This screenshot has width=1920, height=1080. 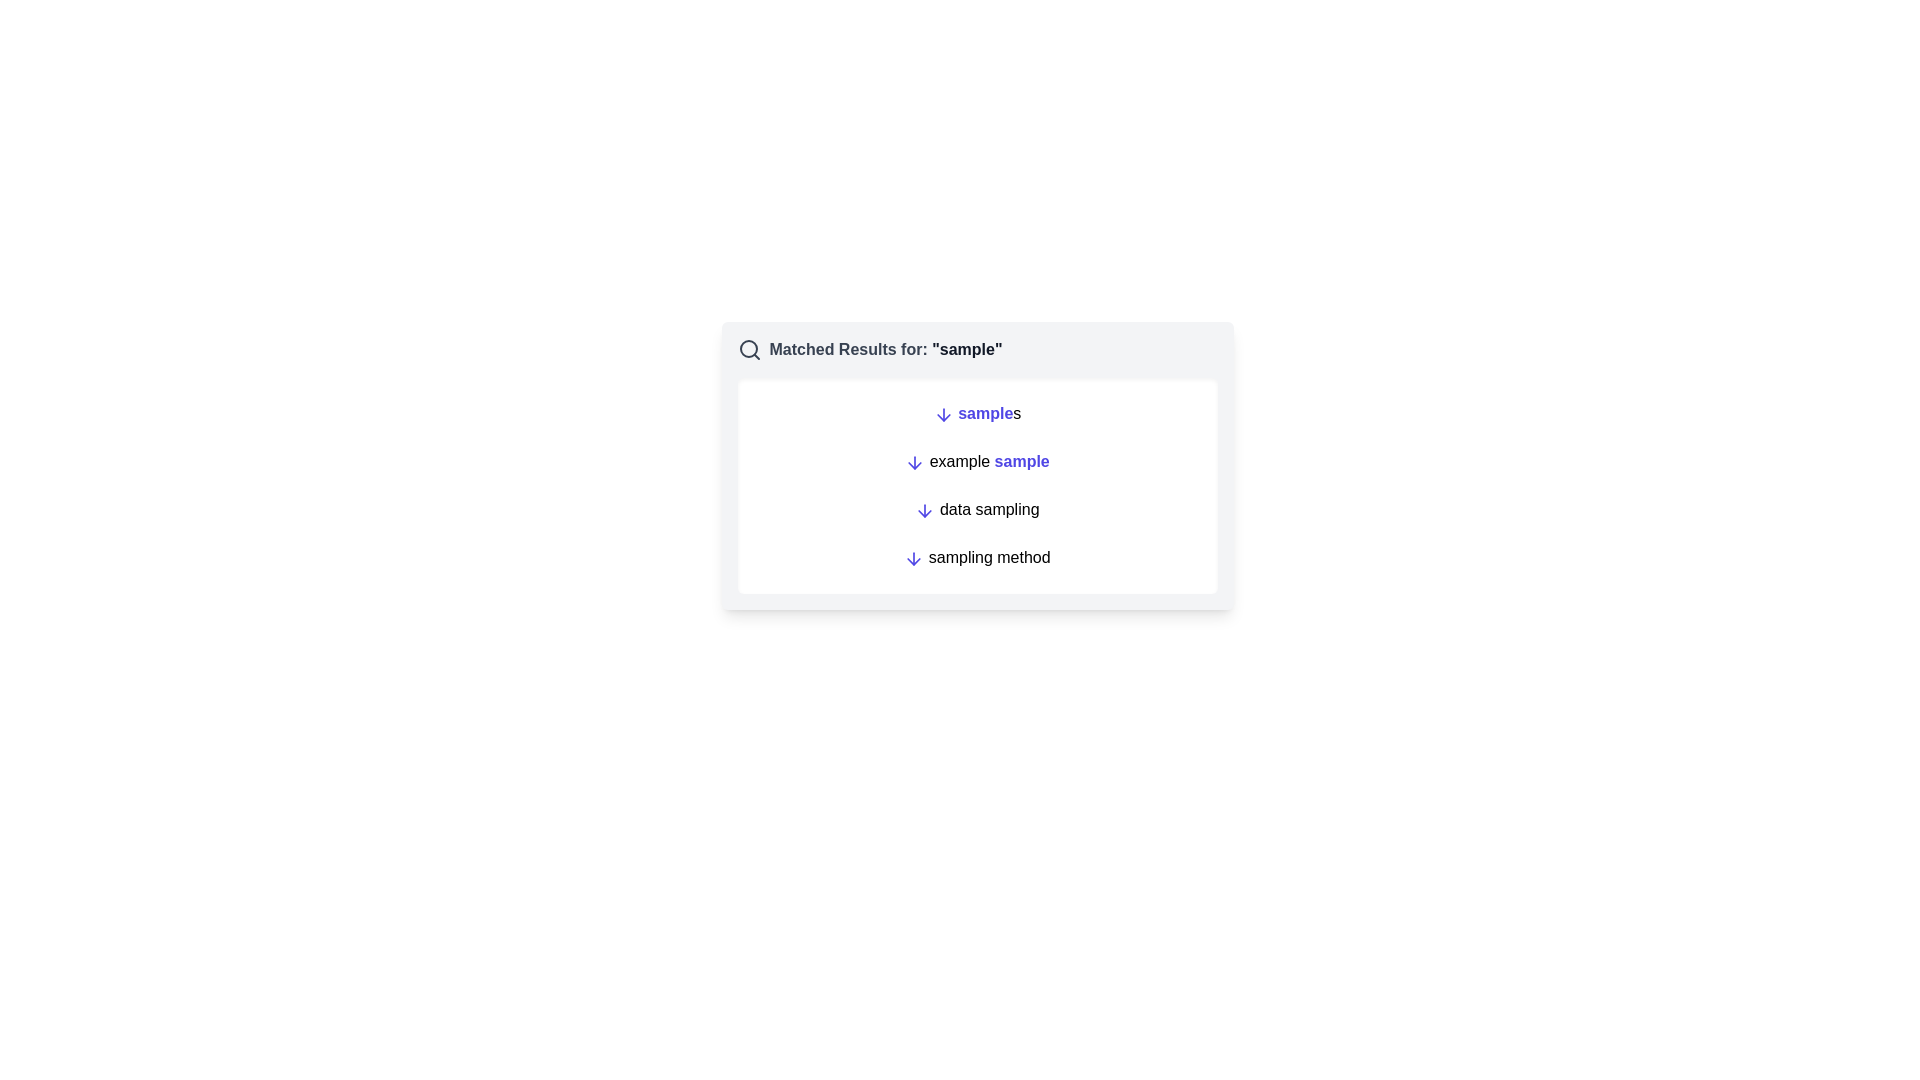 What do you see at coordinates (977, 412) in the screenshot?
I see `the first list item labeled 'samples' with a bold blue font and a downward arrow icon to interact with it` at bounding box center [977, 412].